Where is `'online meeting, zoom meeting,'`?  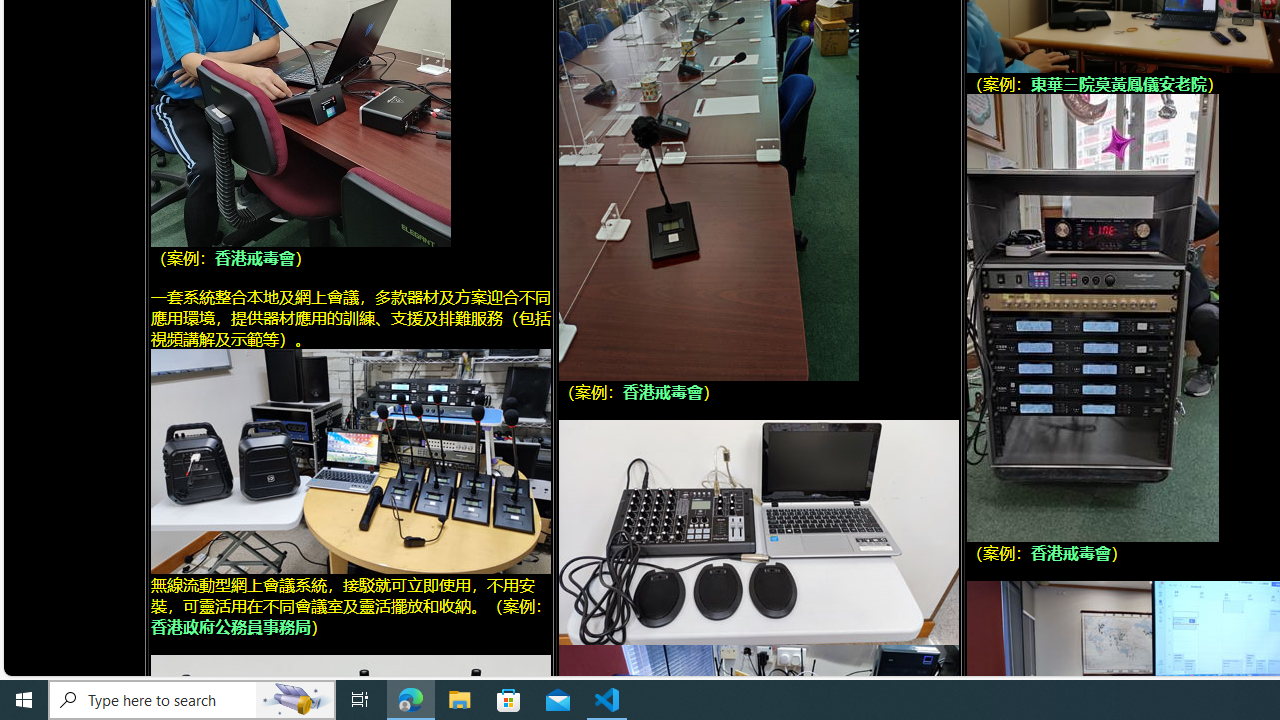
'online meeting, zoom meeting,' is located at coordinates (350, 460).